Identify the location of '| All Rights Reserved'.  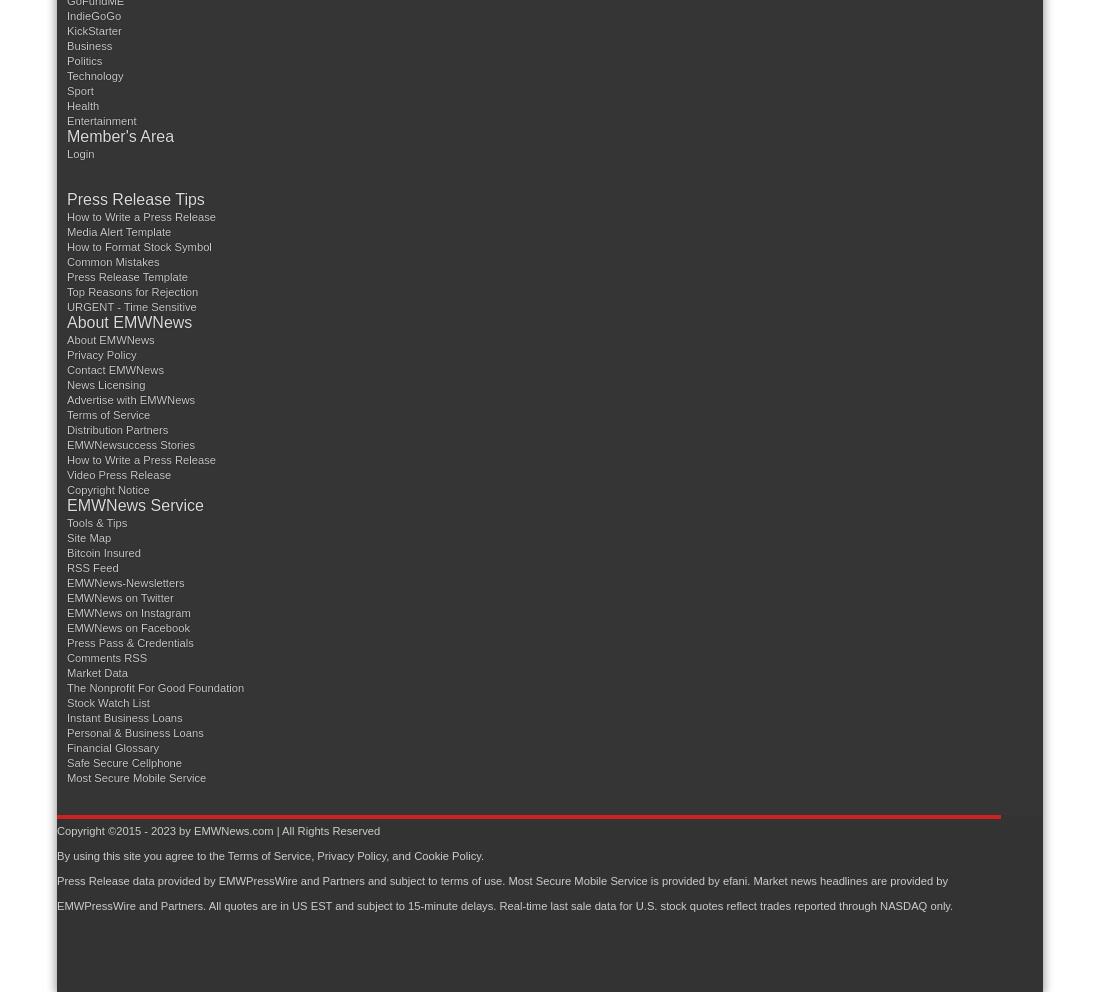
(325, 829).